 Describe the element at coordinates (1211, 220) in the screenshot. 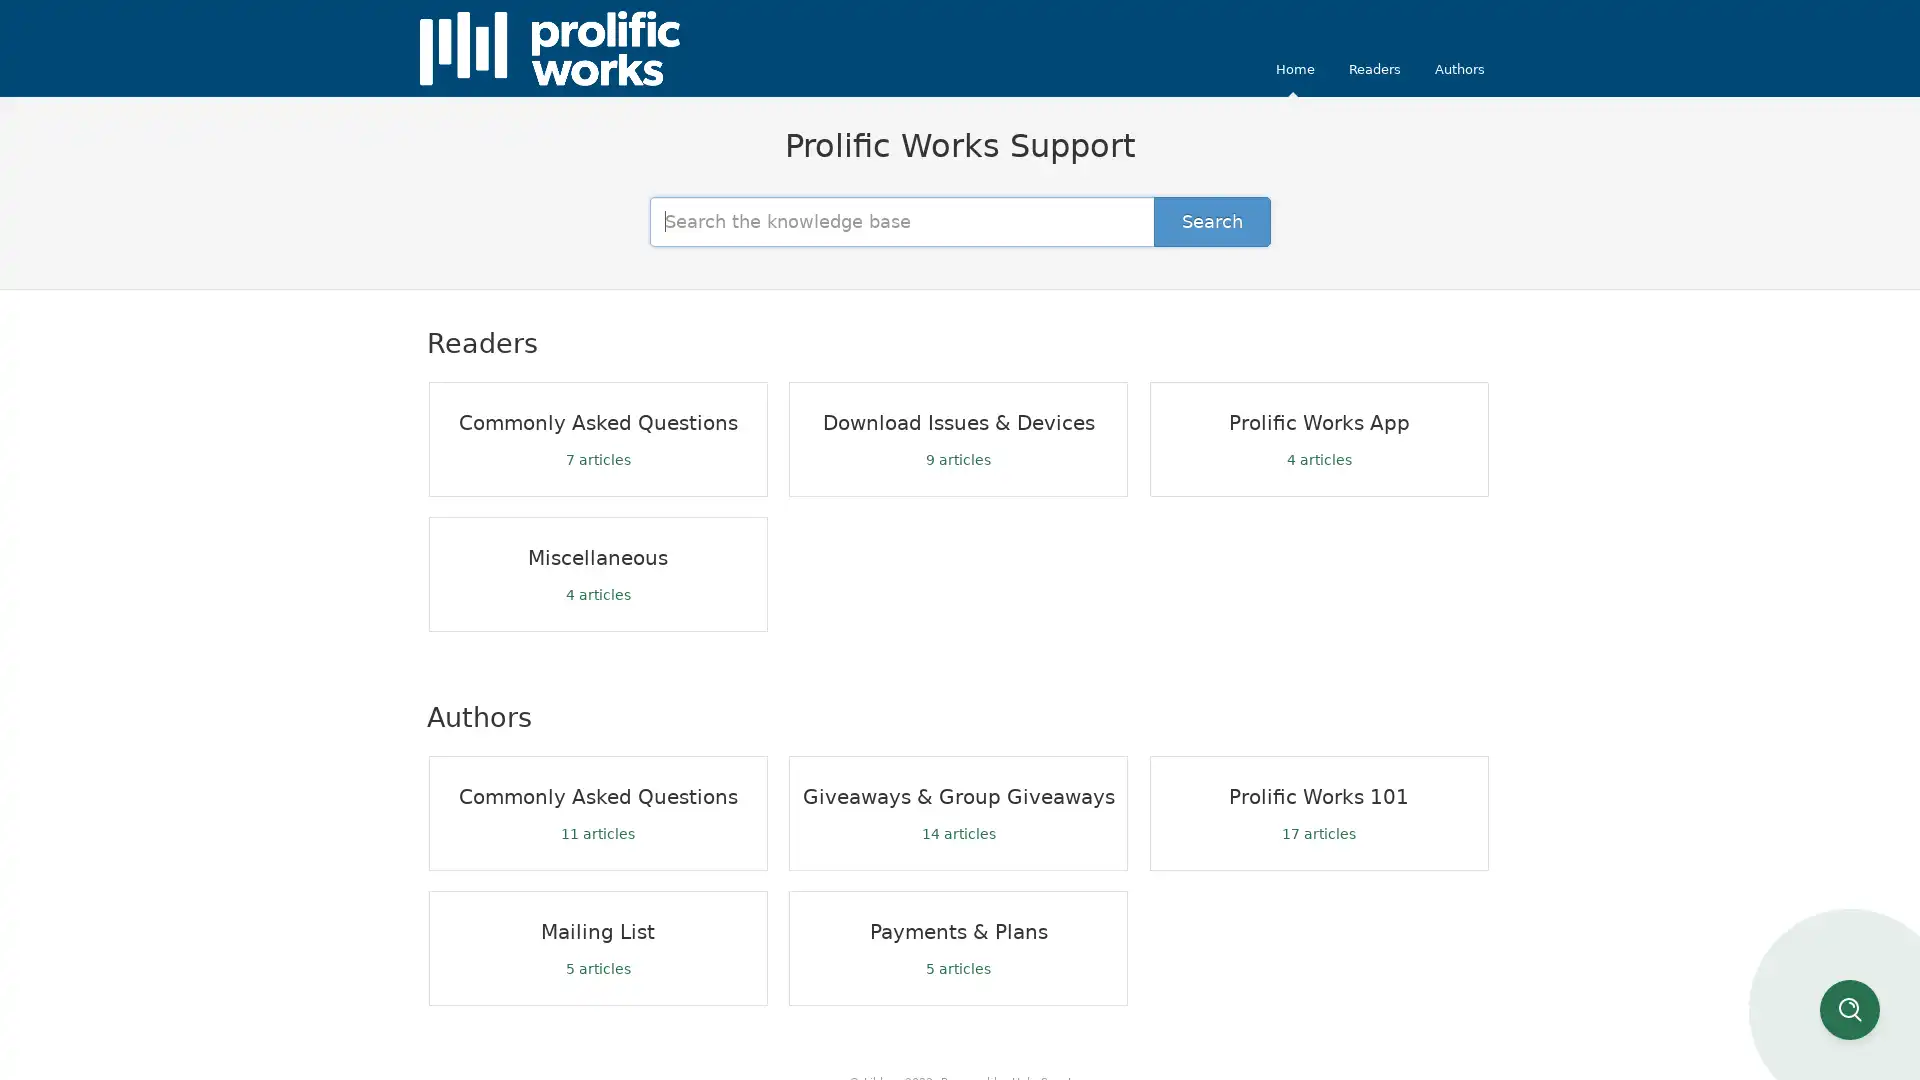

I see `Search` at that location.